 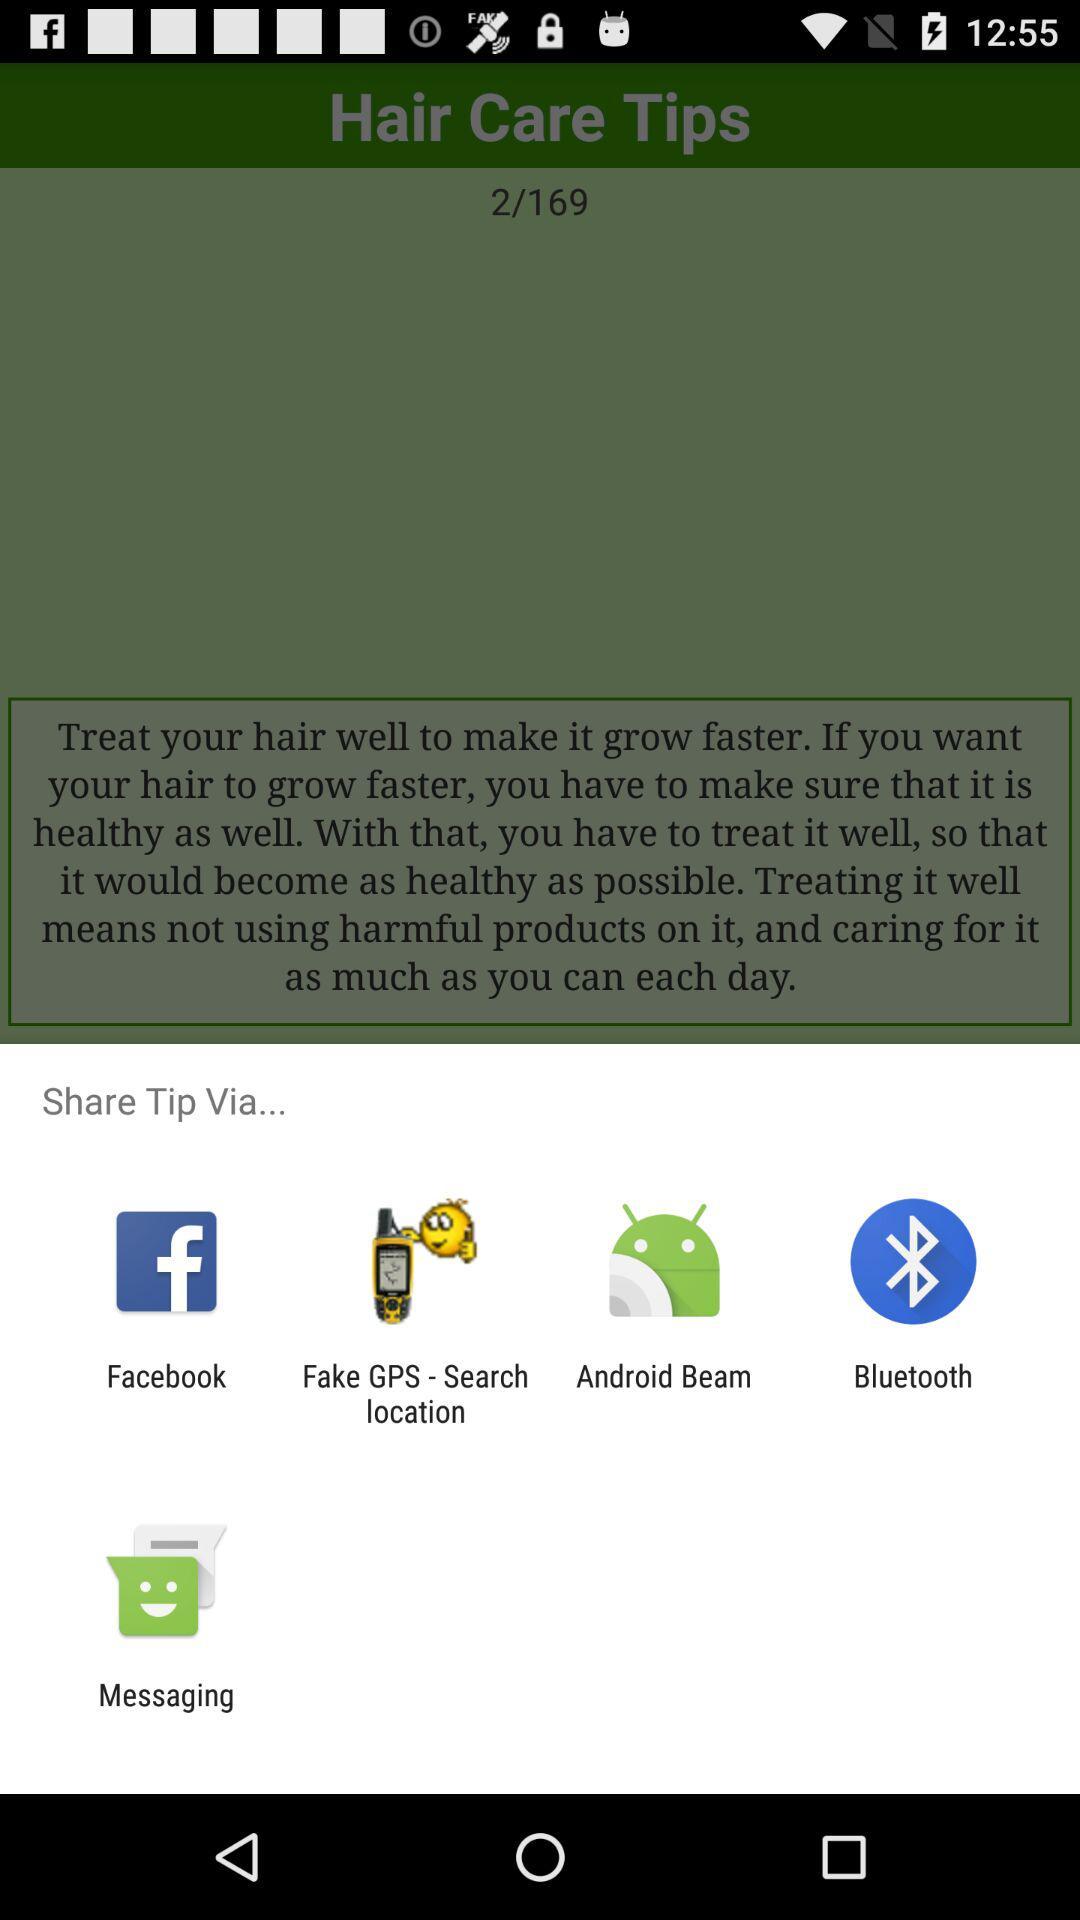 What do you see at coordinates (165, 1392) in the screenshot?
I see `the facebook item` at bounding box center [165, 1392].